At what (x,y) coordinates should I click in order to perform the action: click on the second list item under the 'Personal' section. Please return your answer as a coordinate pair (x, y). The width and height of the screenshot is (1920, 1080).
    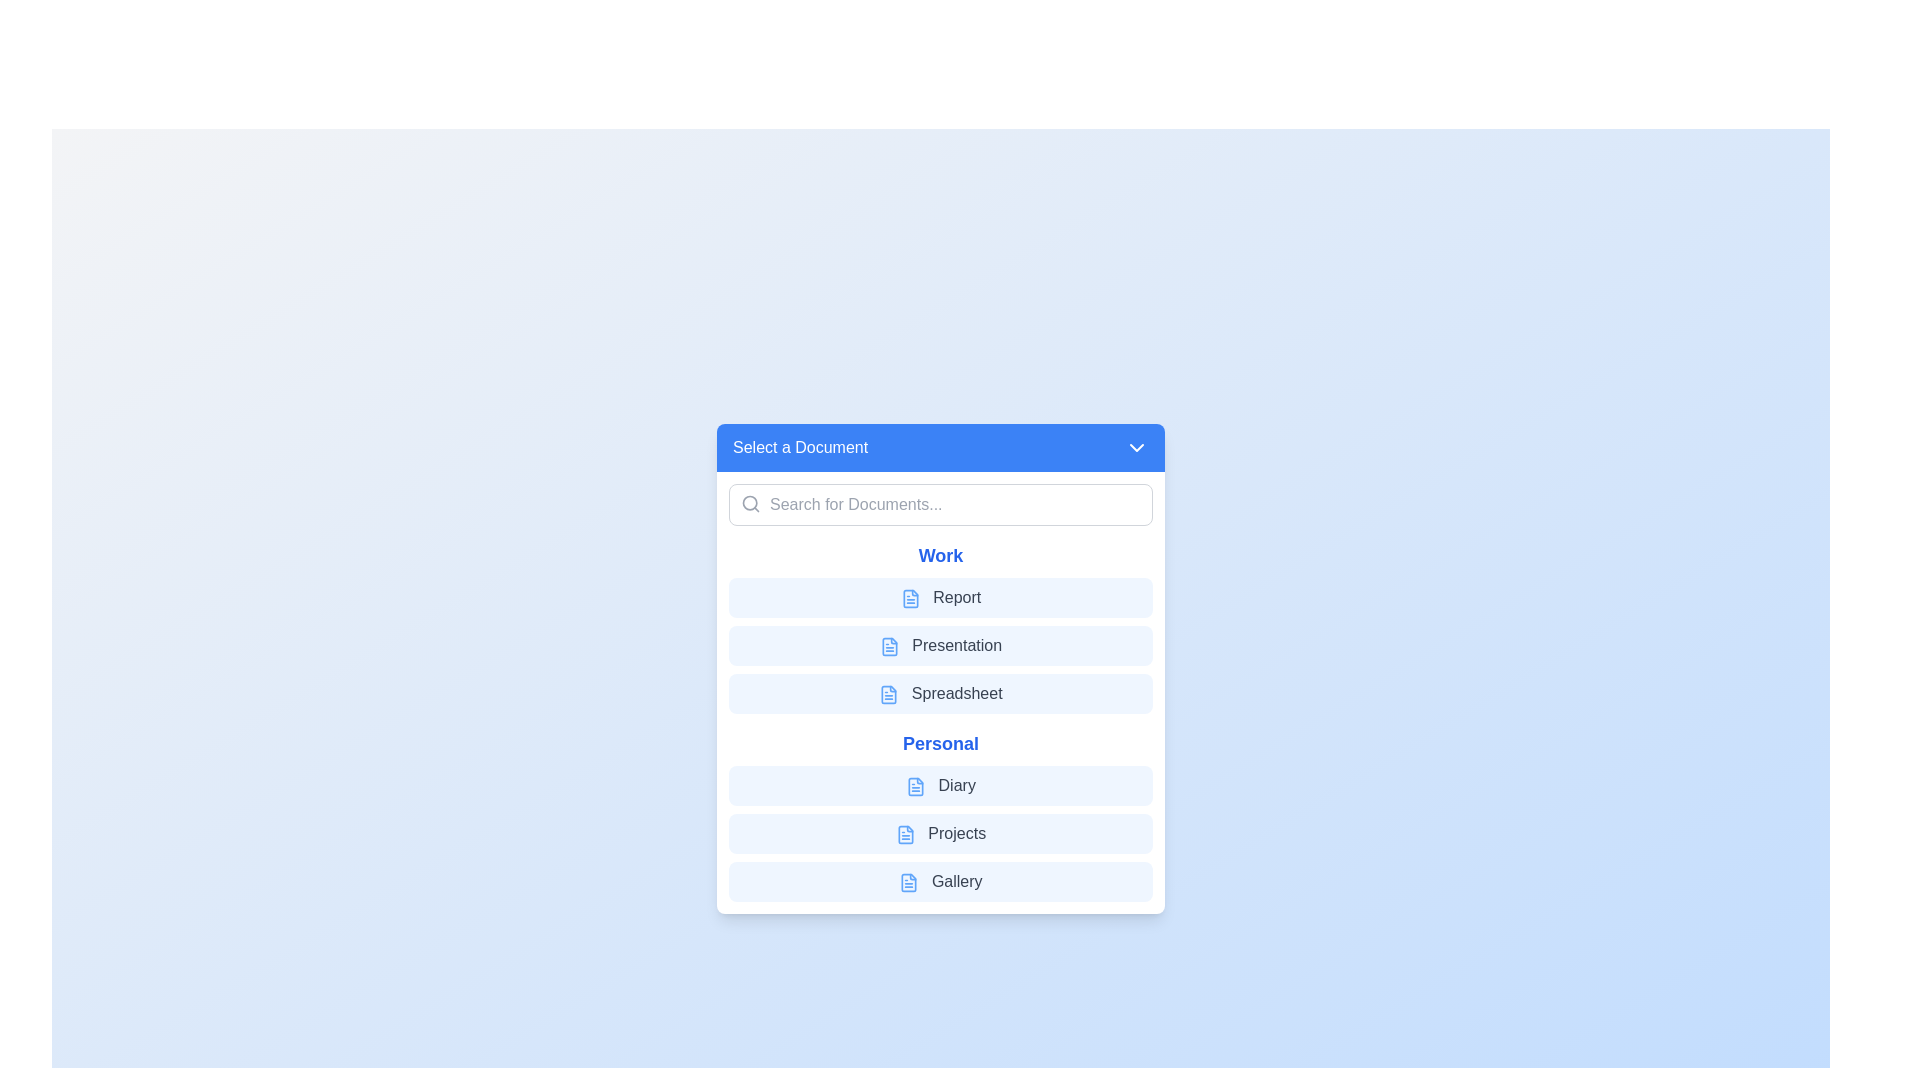
    Looking at the image, I should click on (939, 833).